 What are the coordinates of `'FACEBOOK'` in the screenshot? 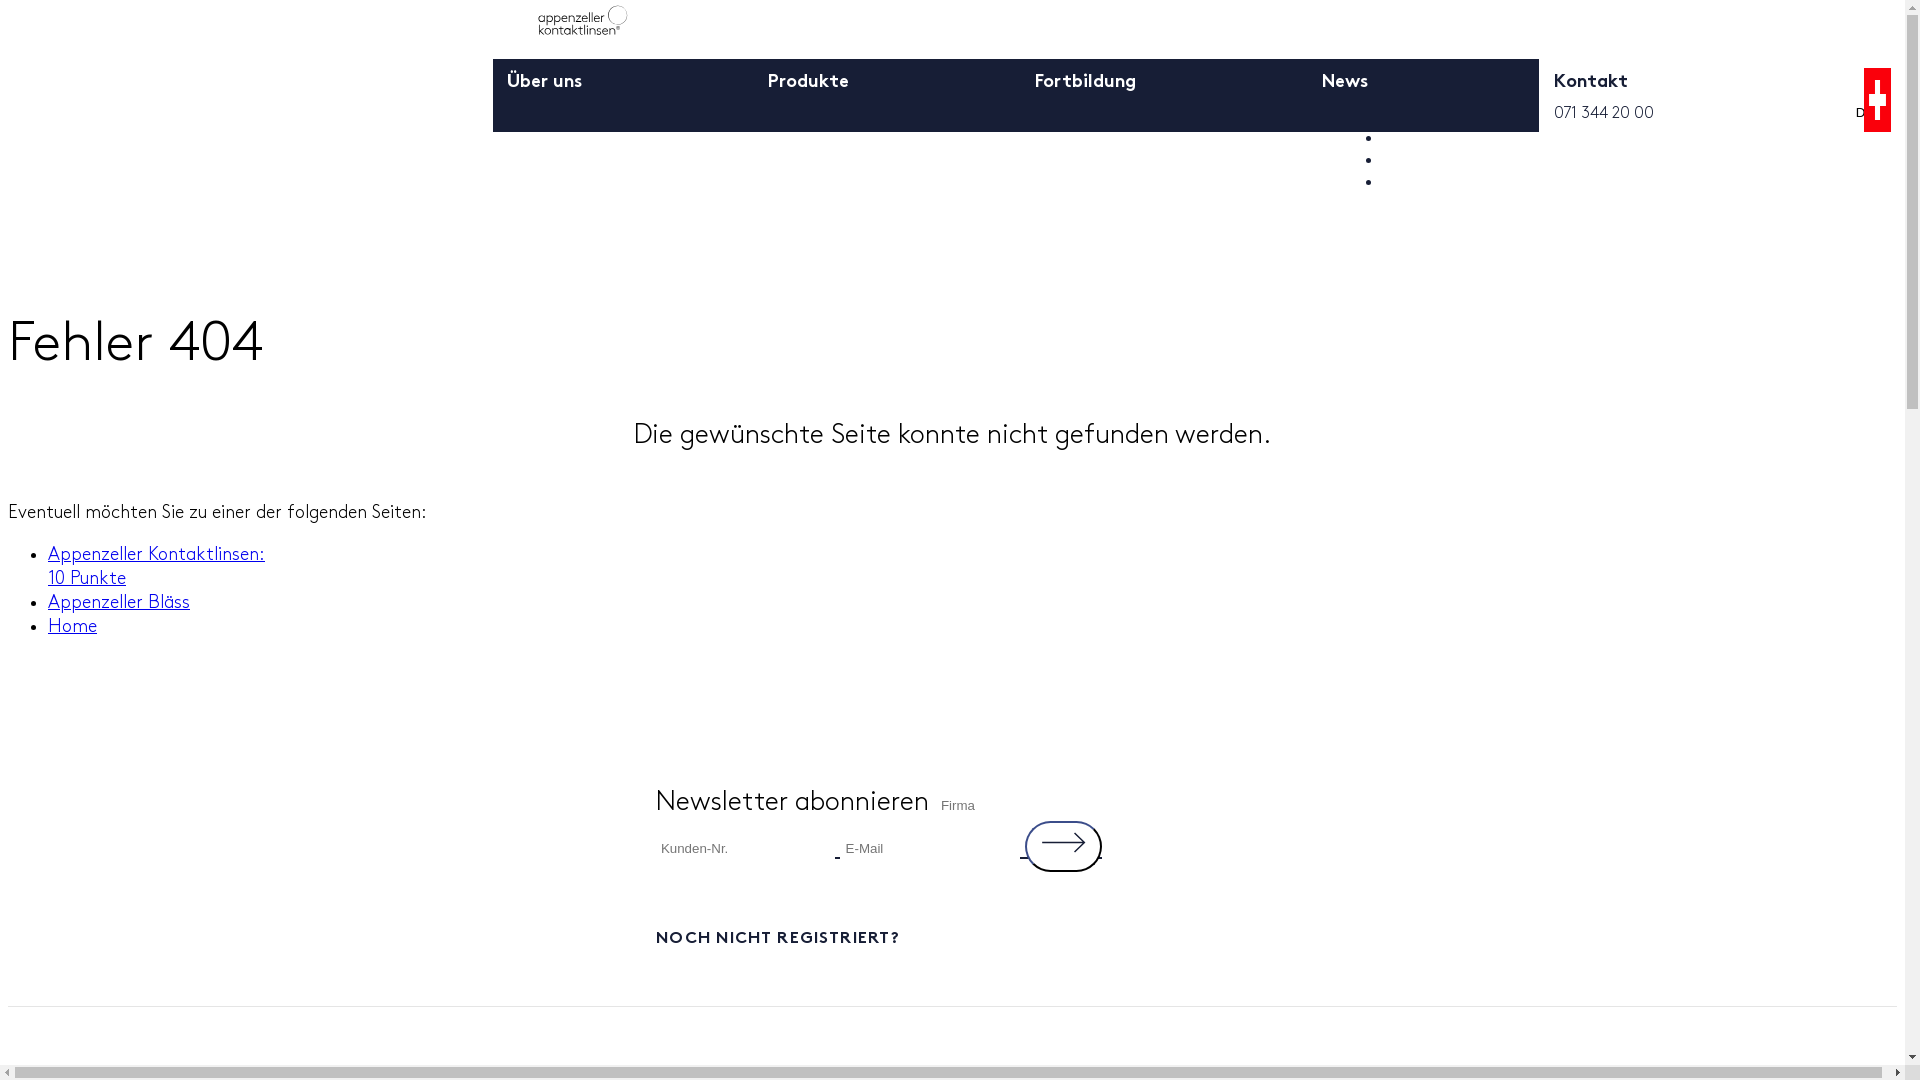 It's located at (1465, 248).